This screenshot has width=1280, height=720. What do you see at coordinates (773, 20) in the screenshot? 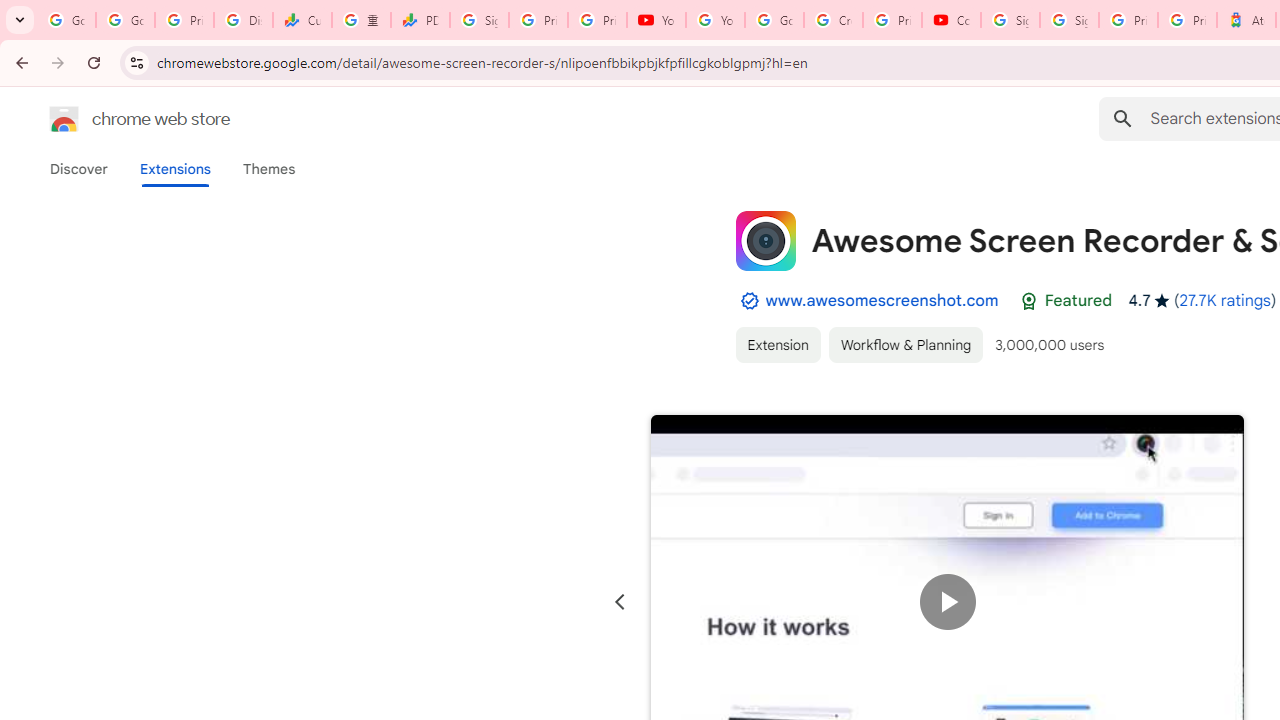
I see `'Google Account Help'` at bounding box center [773, 20].